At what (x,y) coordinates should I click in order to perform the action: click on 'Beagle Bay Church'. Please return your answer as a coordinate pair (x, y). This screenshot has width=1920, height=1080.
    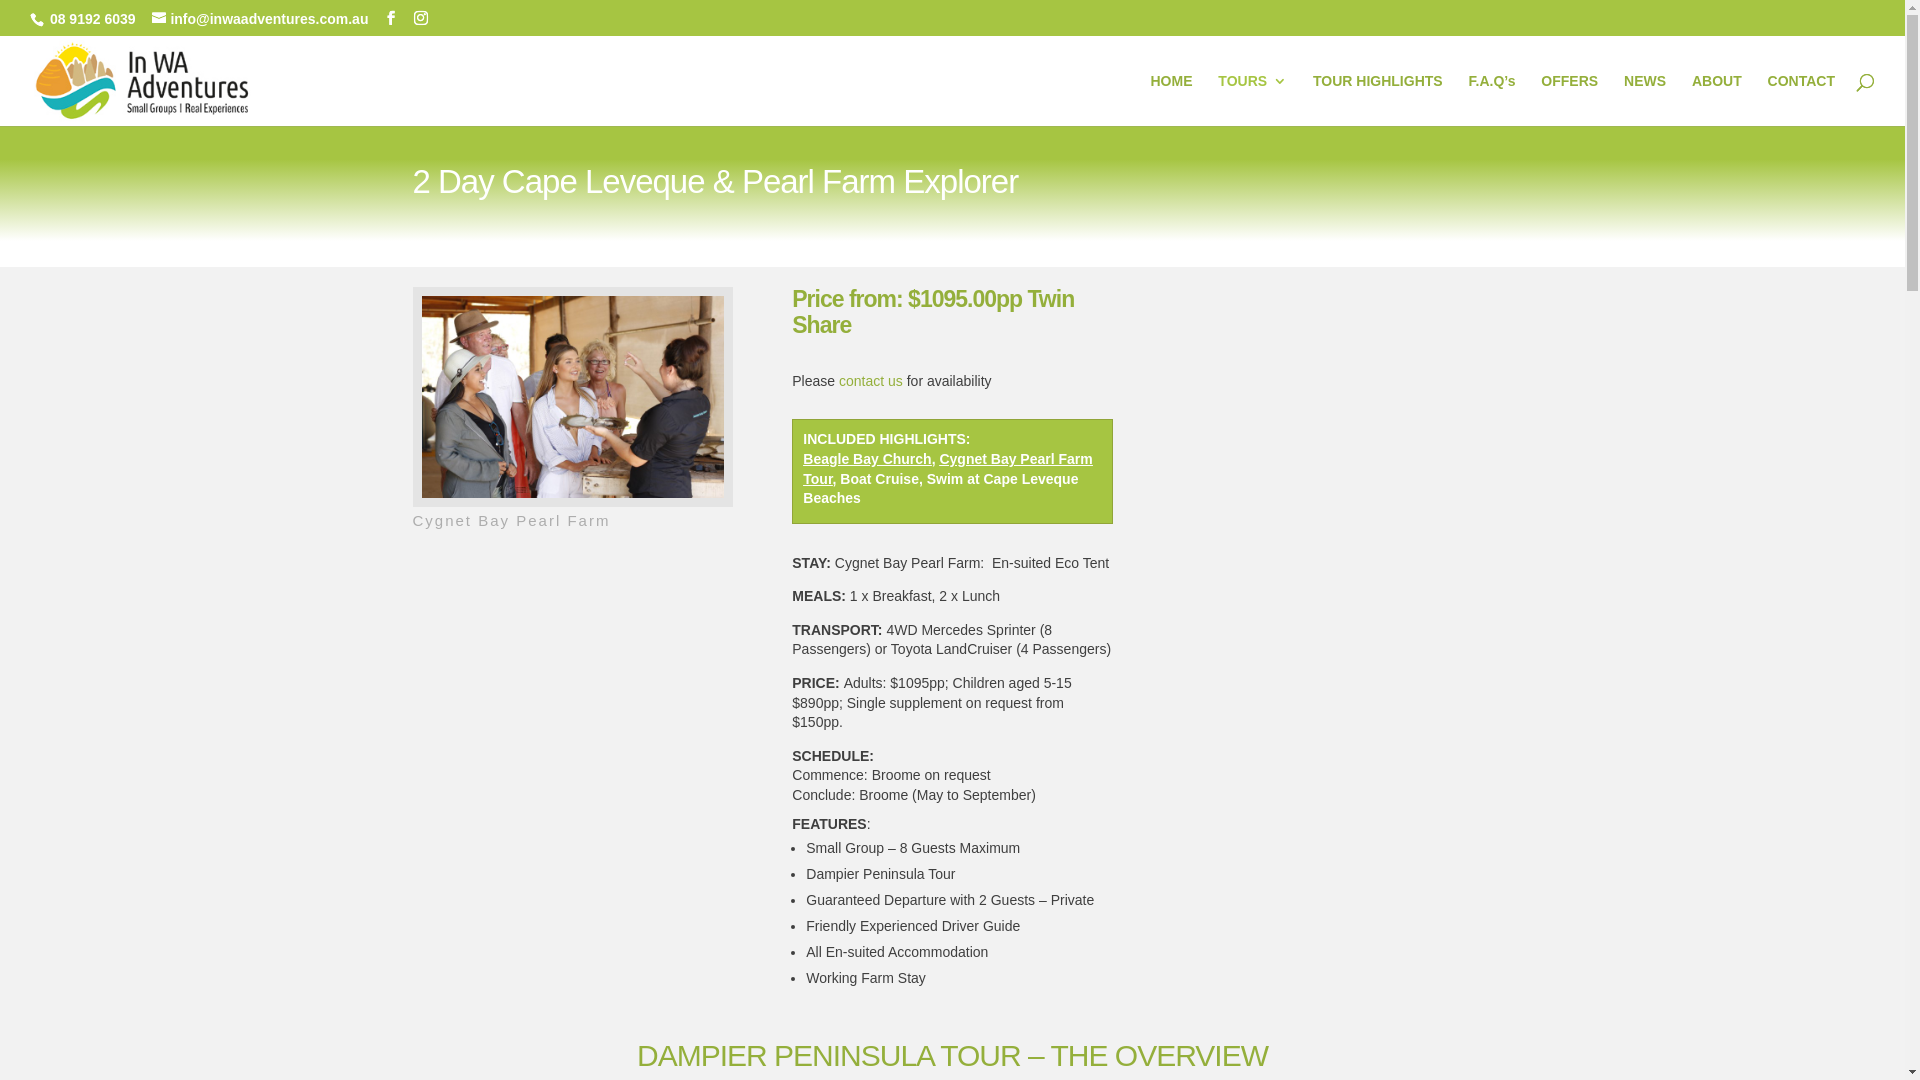
    Looking at the image, I should click on (867, 459).